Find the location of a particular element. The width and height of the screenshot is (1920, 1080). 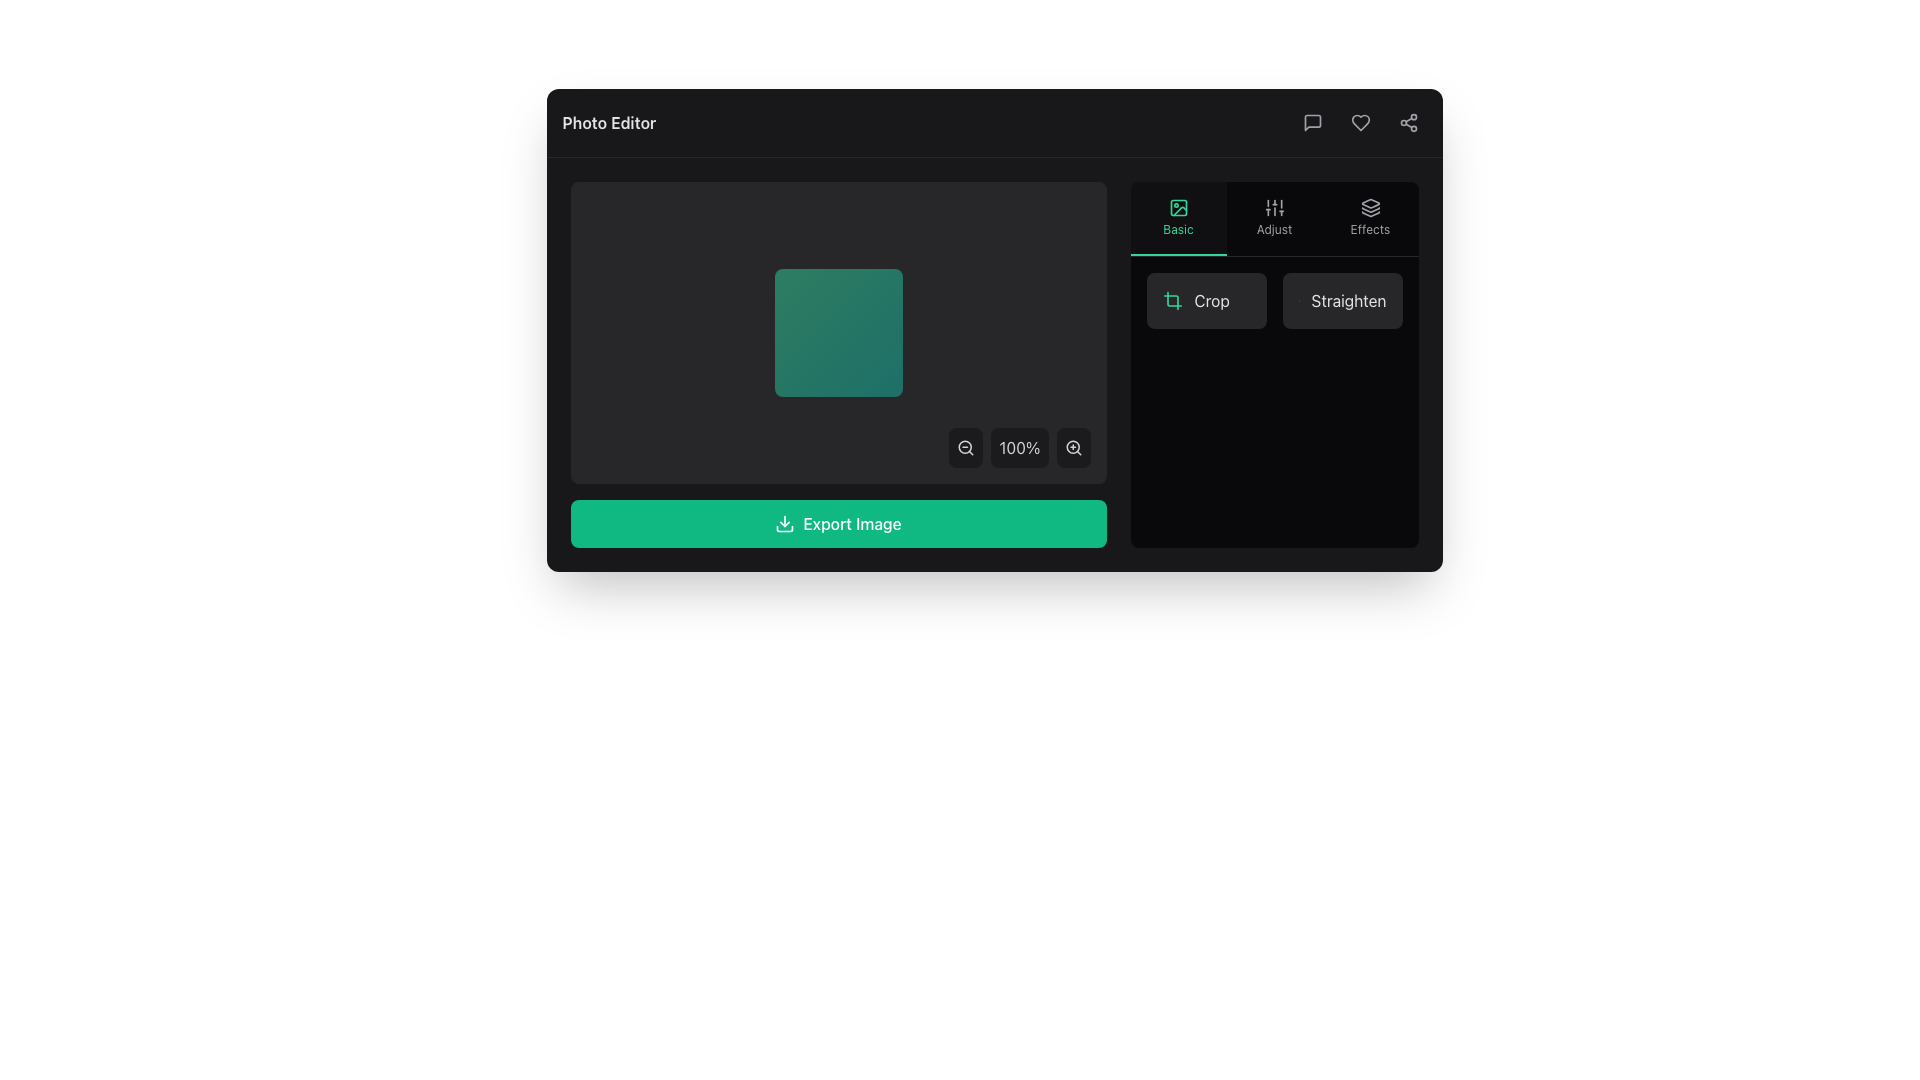

the central circular visual element of the zoom-in icon located in the bottom-right corner of the canvas is located at coordinates (1071, 445).